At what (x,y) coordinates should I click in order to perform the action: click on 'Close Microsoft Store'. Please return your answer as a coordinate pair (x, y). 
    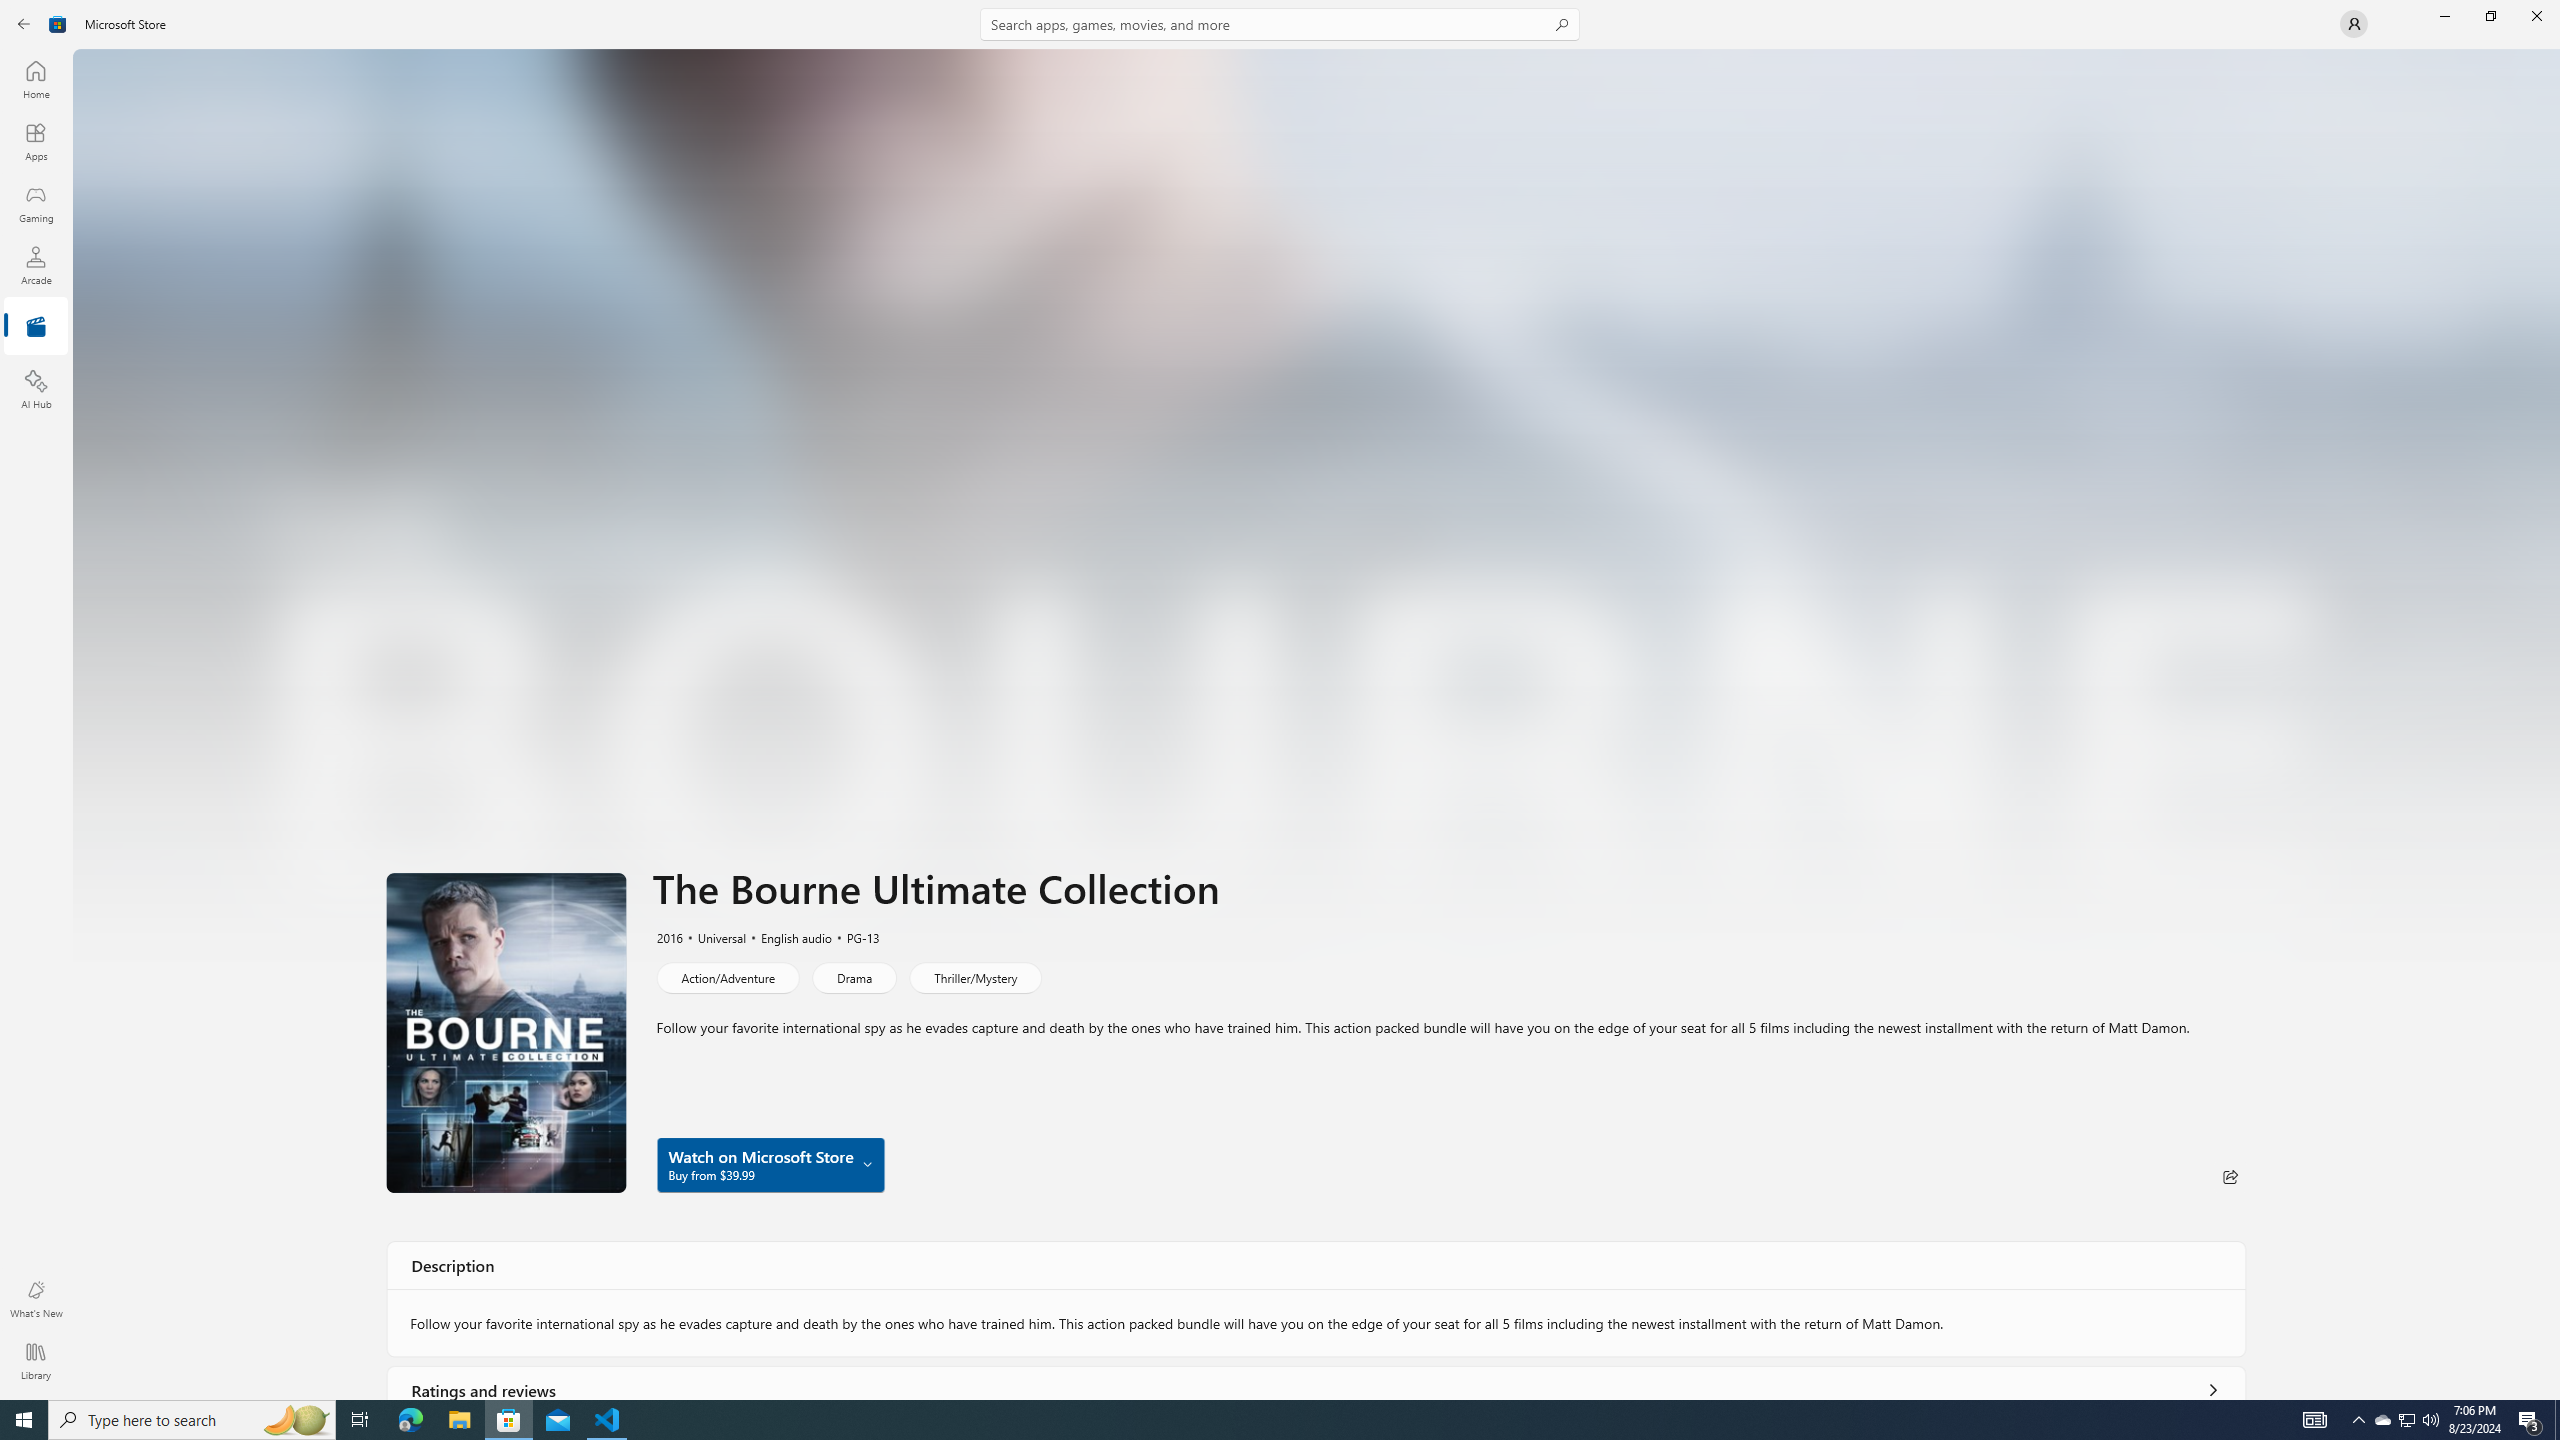
    Looking at the image, I should click on (2535, 15).